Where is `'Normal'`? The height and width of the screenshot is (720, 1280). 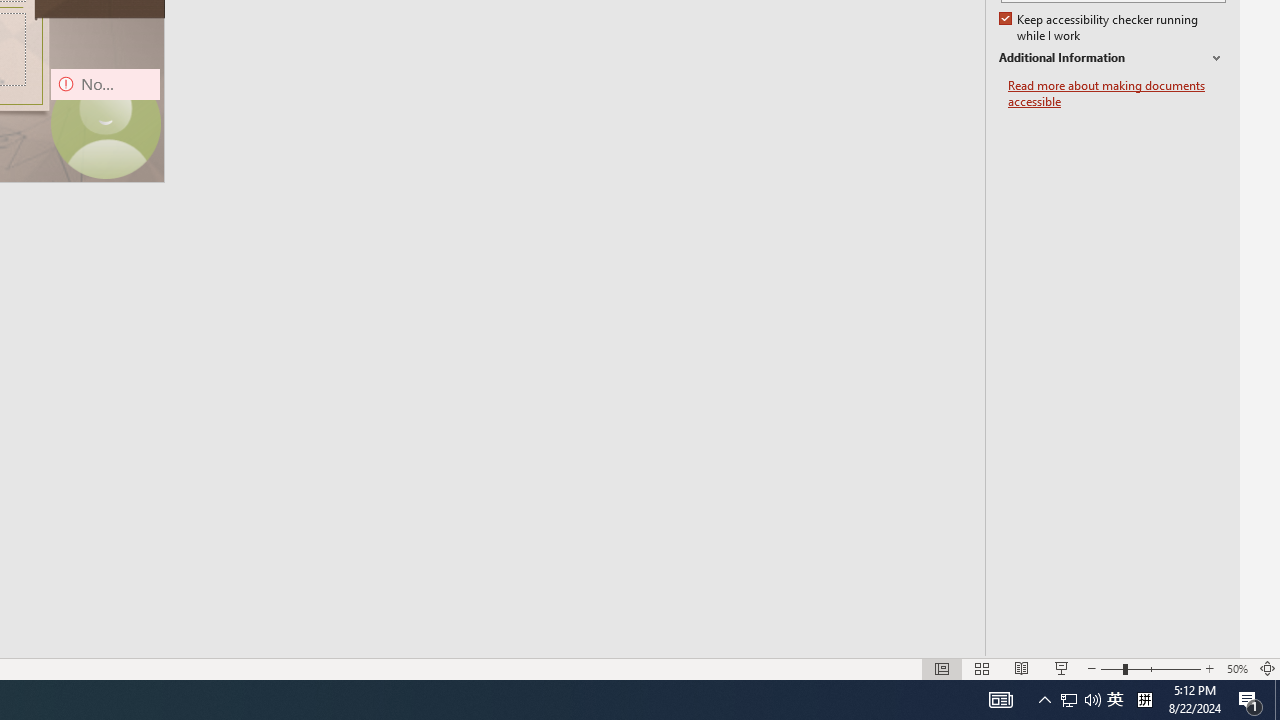
'Normal' is located at coordinates (941, 669).